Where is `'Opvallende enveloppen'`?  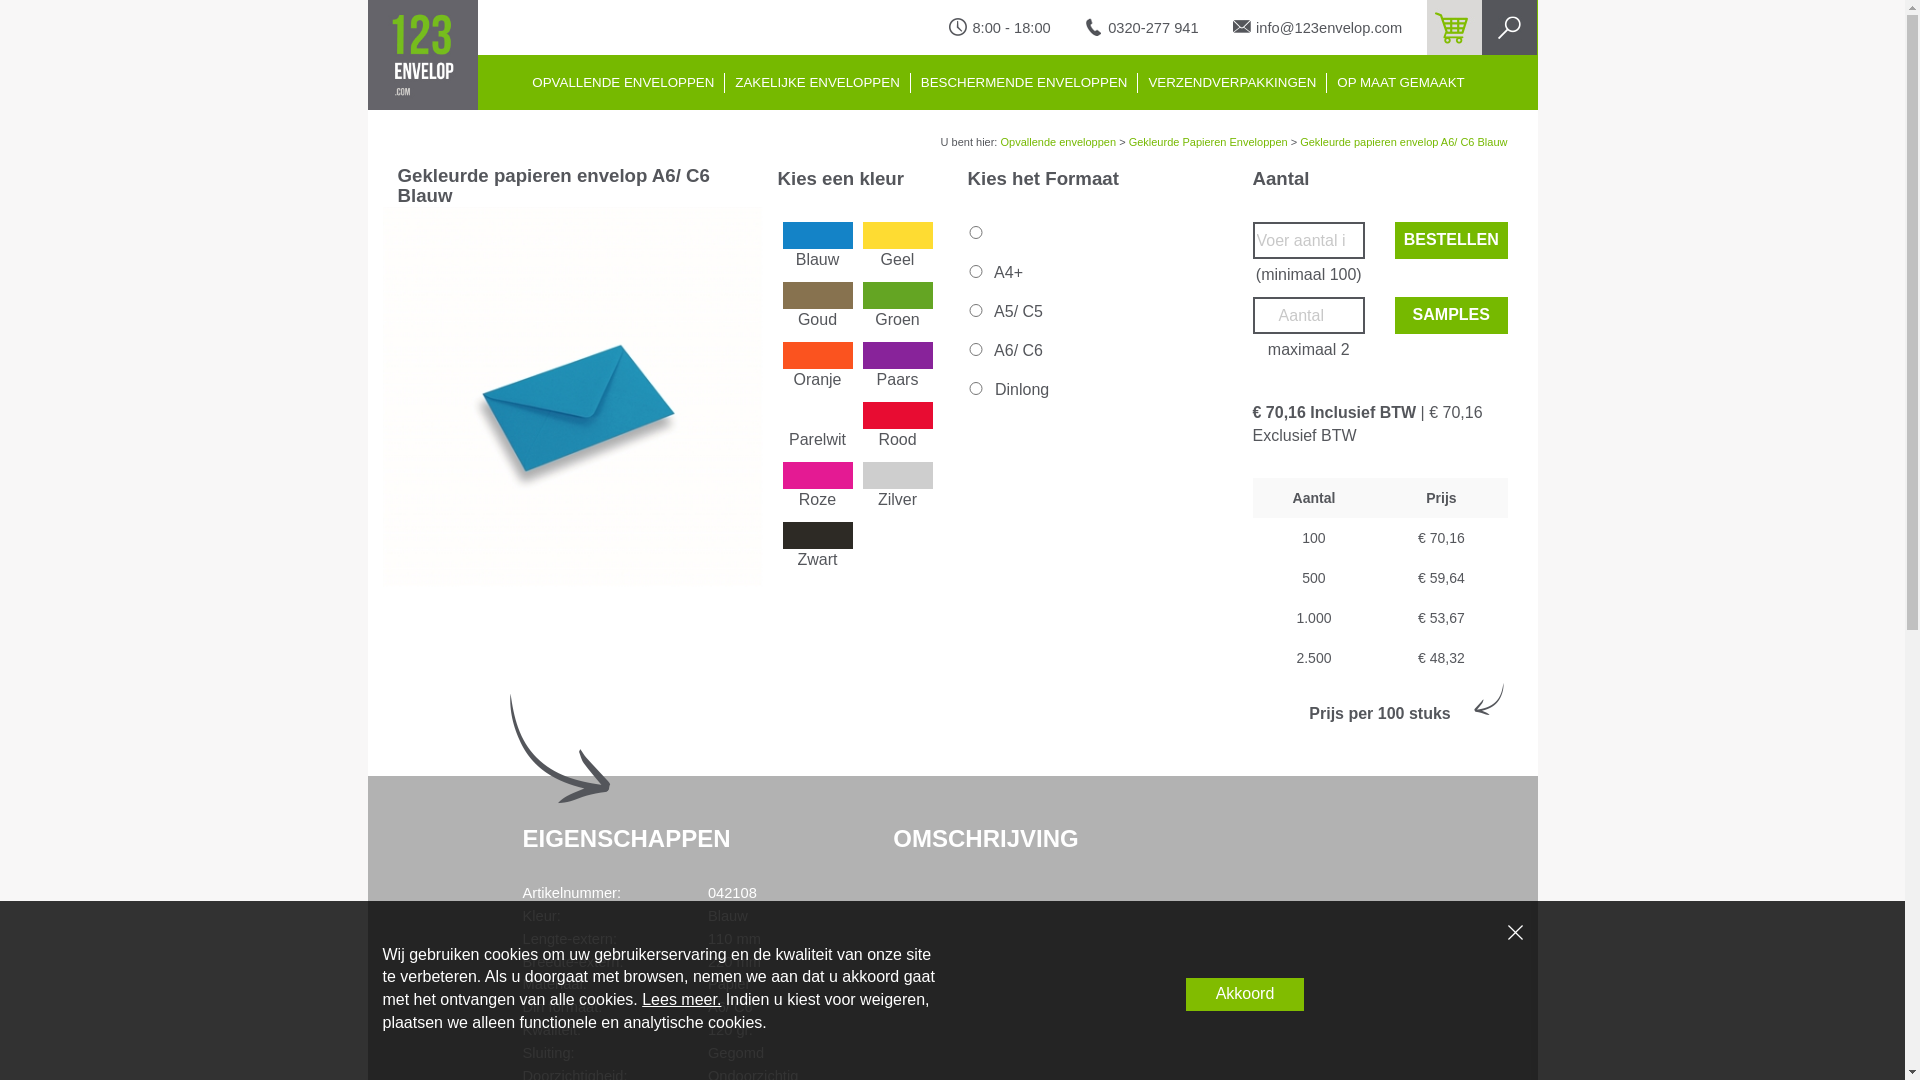 'Opvallende enveloppen' is located at coordinates (1056, 141).